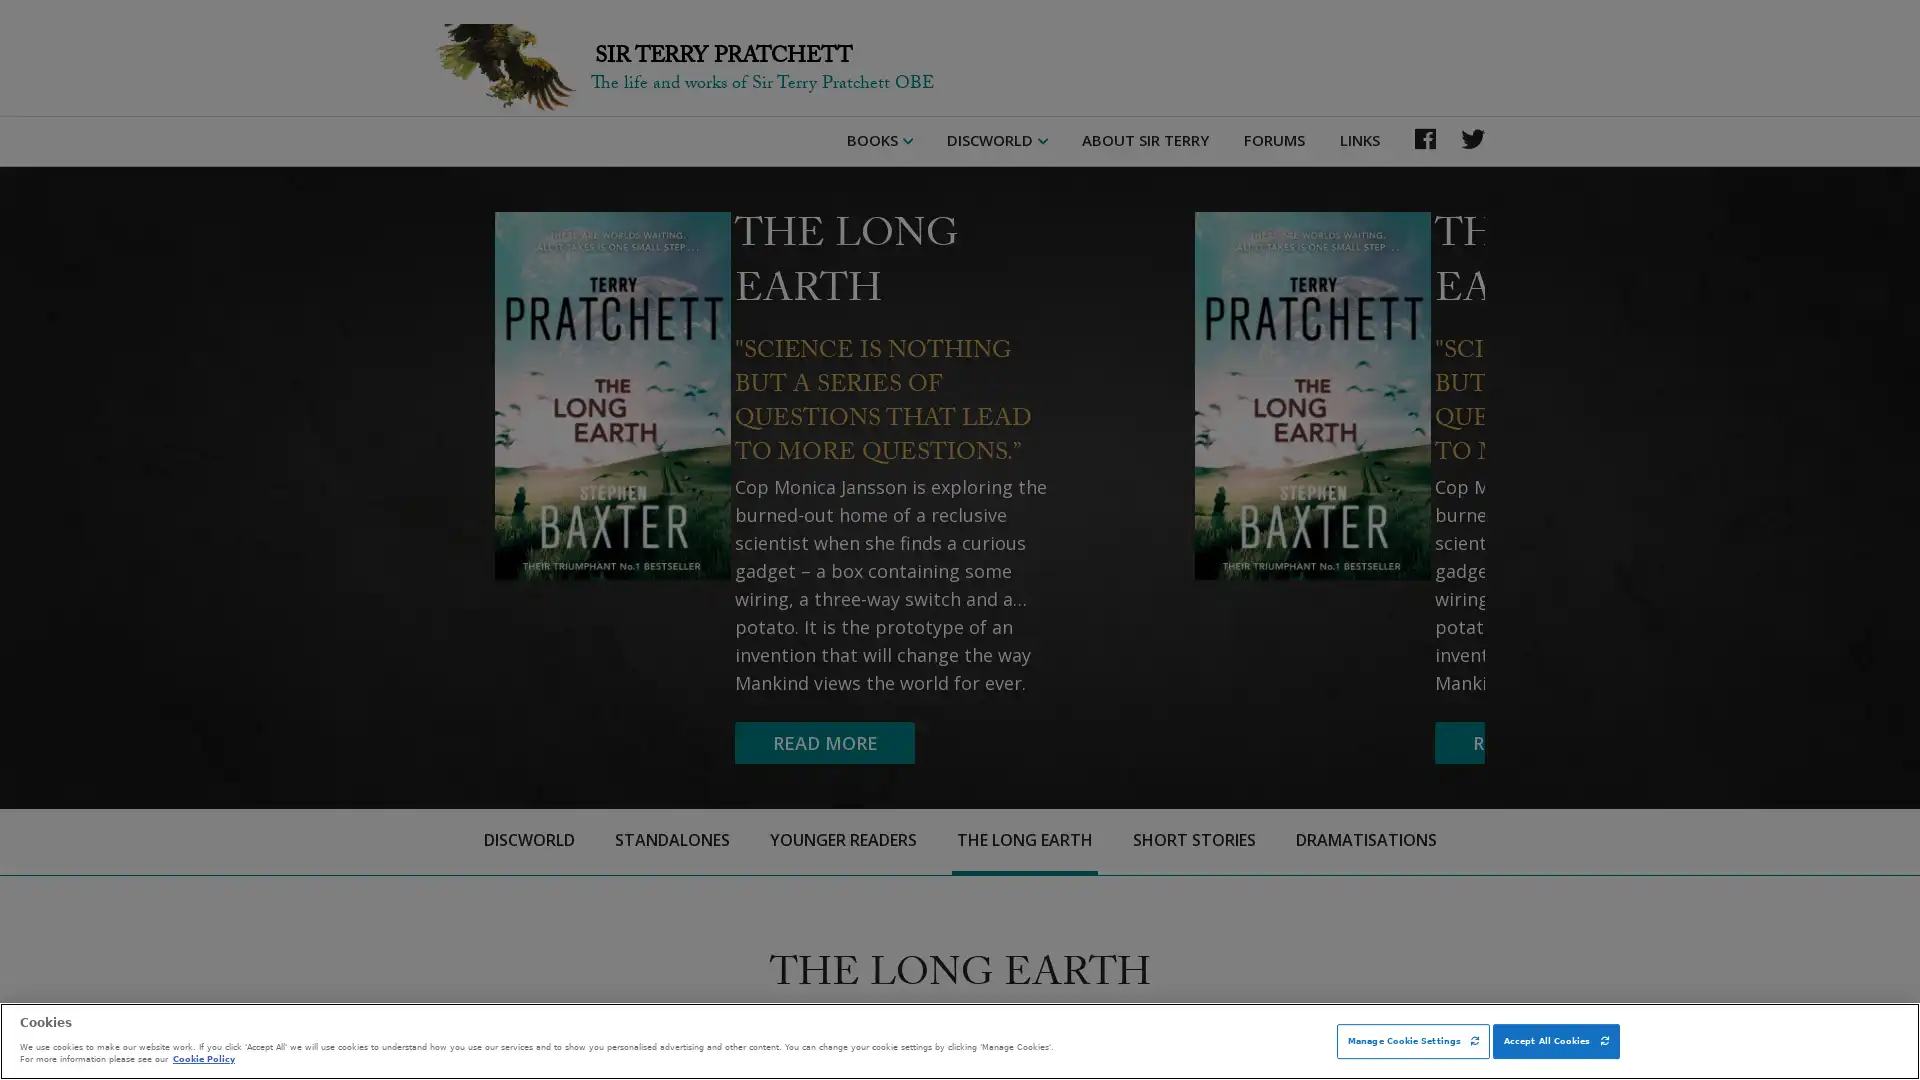 The image size is (1920, 1080). Describe the element at coordinates (1412, 1040) in the screenshot. I see `Manage Cookie Settings` at that location.